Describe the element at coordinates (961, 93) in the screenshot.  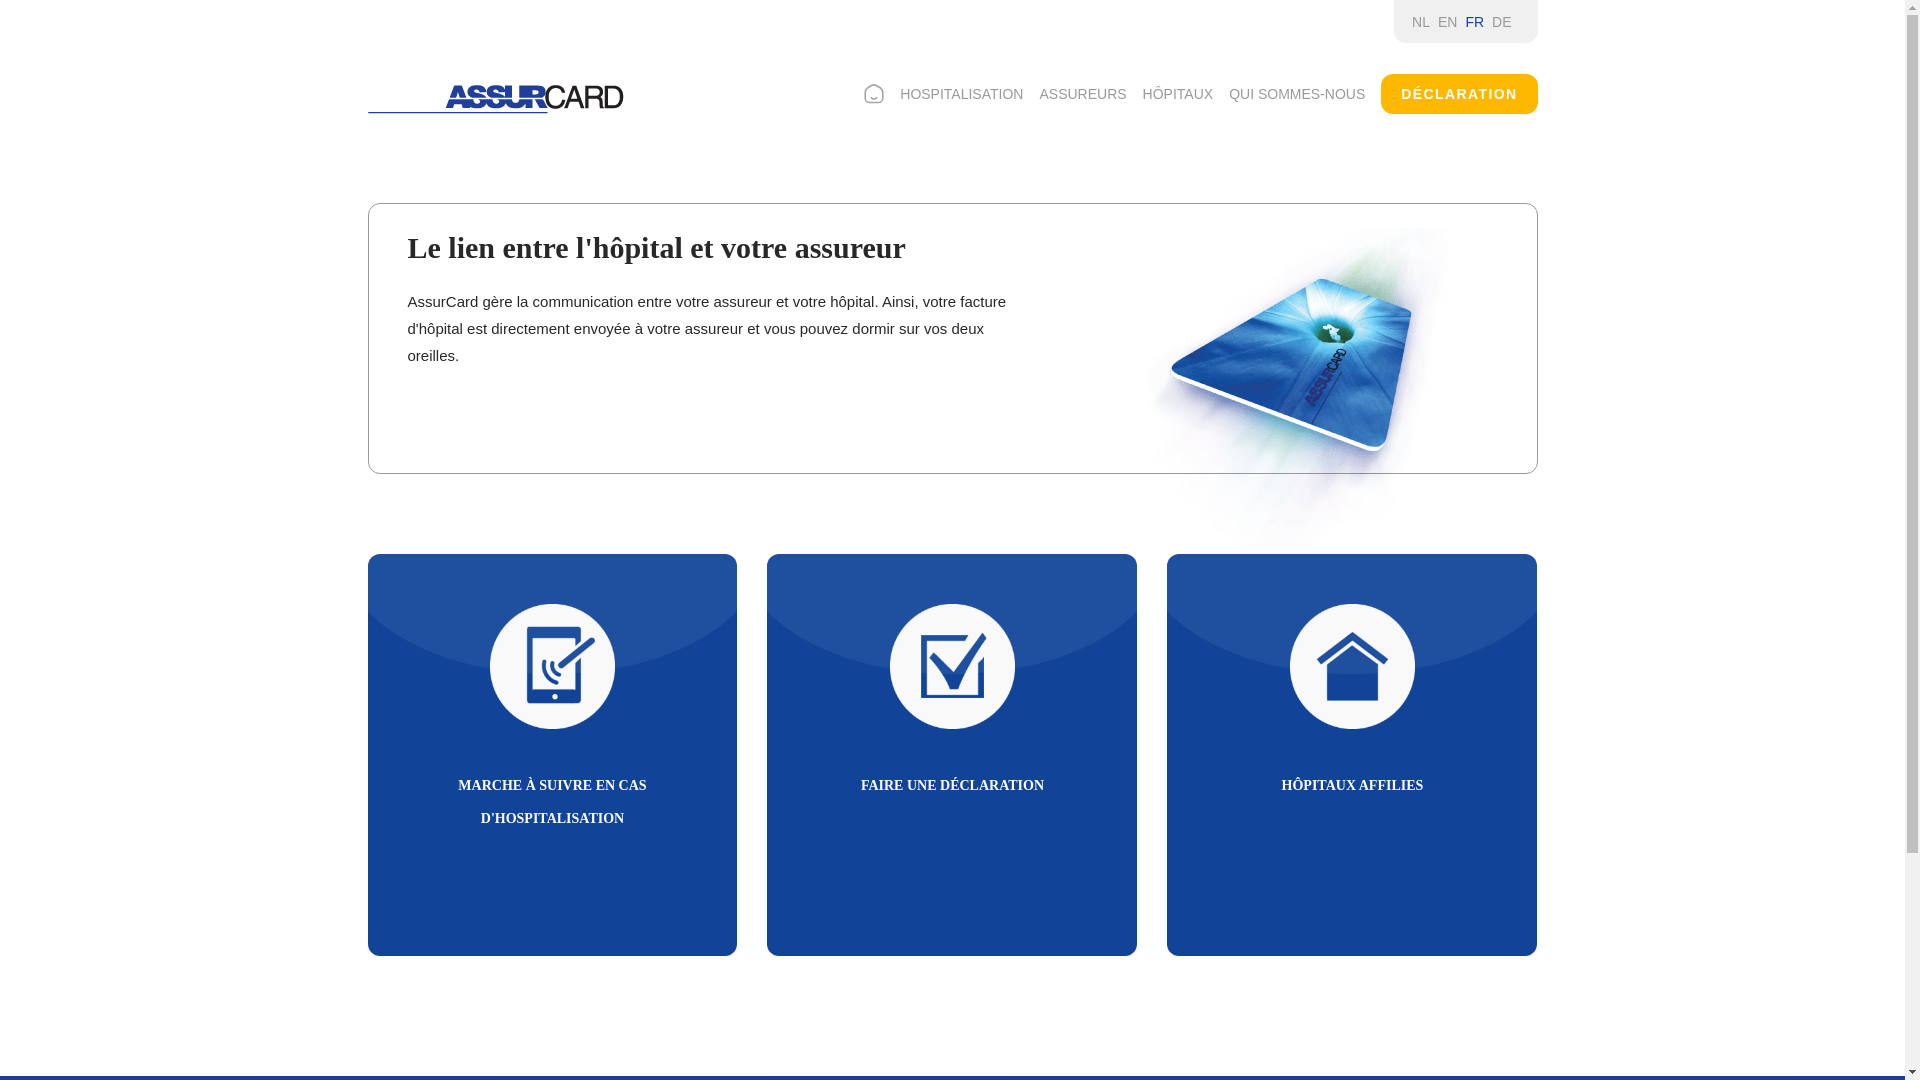
I see `'HOSPITALISATION'` at that location.